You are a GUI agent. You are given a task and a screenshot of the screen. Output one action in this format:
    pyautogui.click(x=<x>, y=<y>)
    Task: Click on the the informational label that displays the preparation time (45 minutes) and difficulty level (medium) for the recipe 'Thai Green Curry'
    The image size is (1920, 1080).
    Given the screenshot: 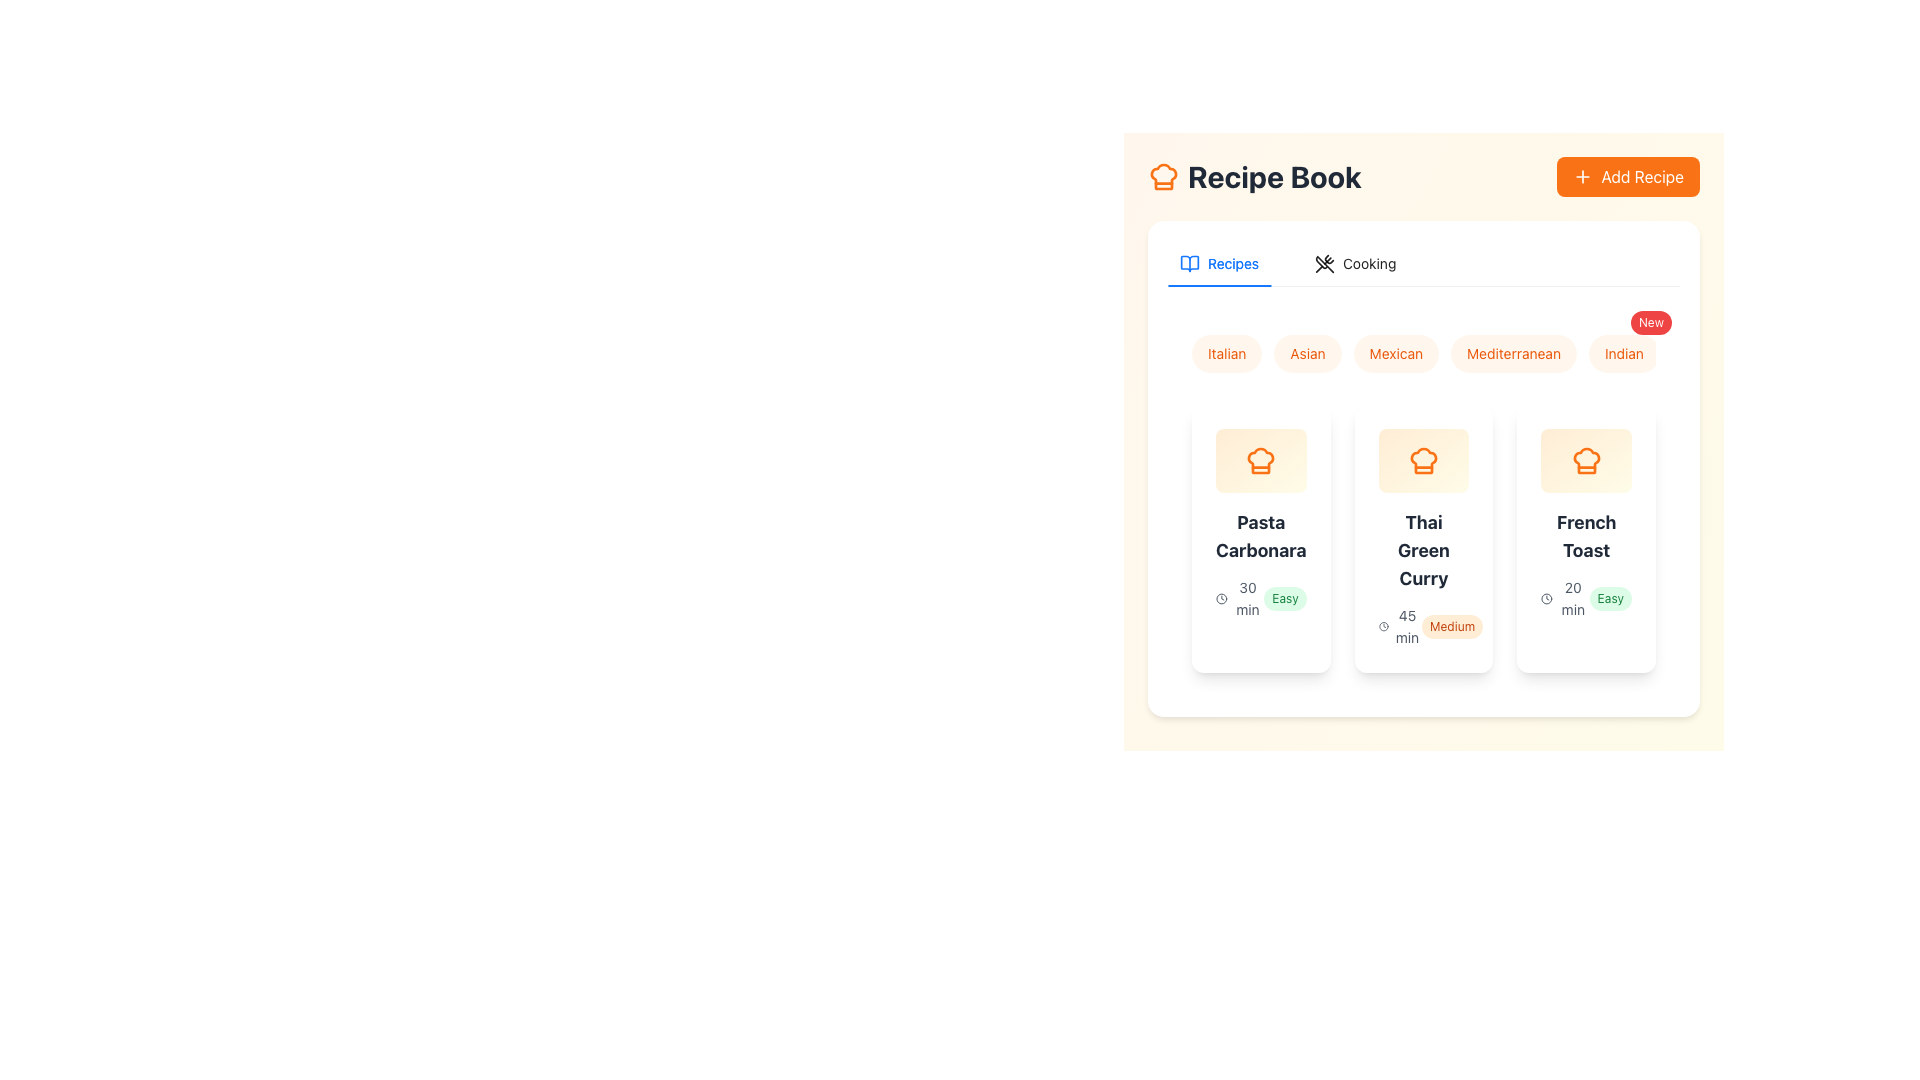 What is the action you would take?
    pyautogui.click(x=1423, y=626)
    